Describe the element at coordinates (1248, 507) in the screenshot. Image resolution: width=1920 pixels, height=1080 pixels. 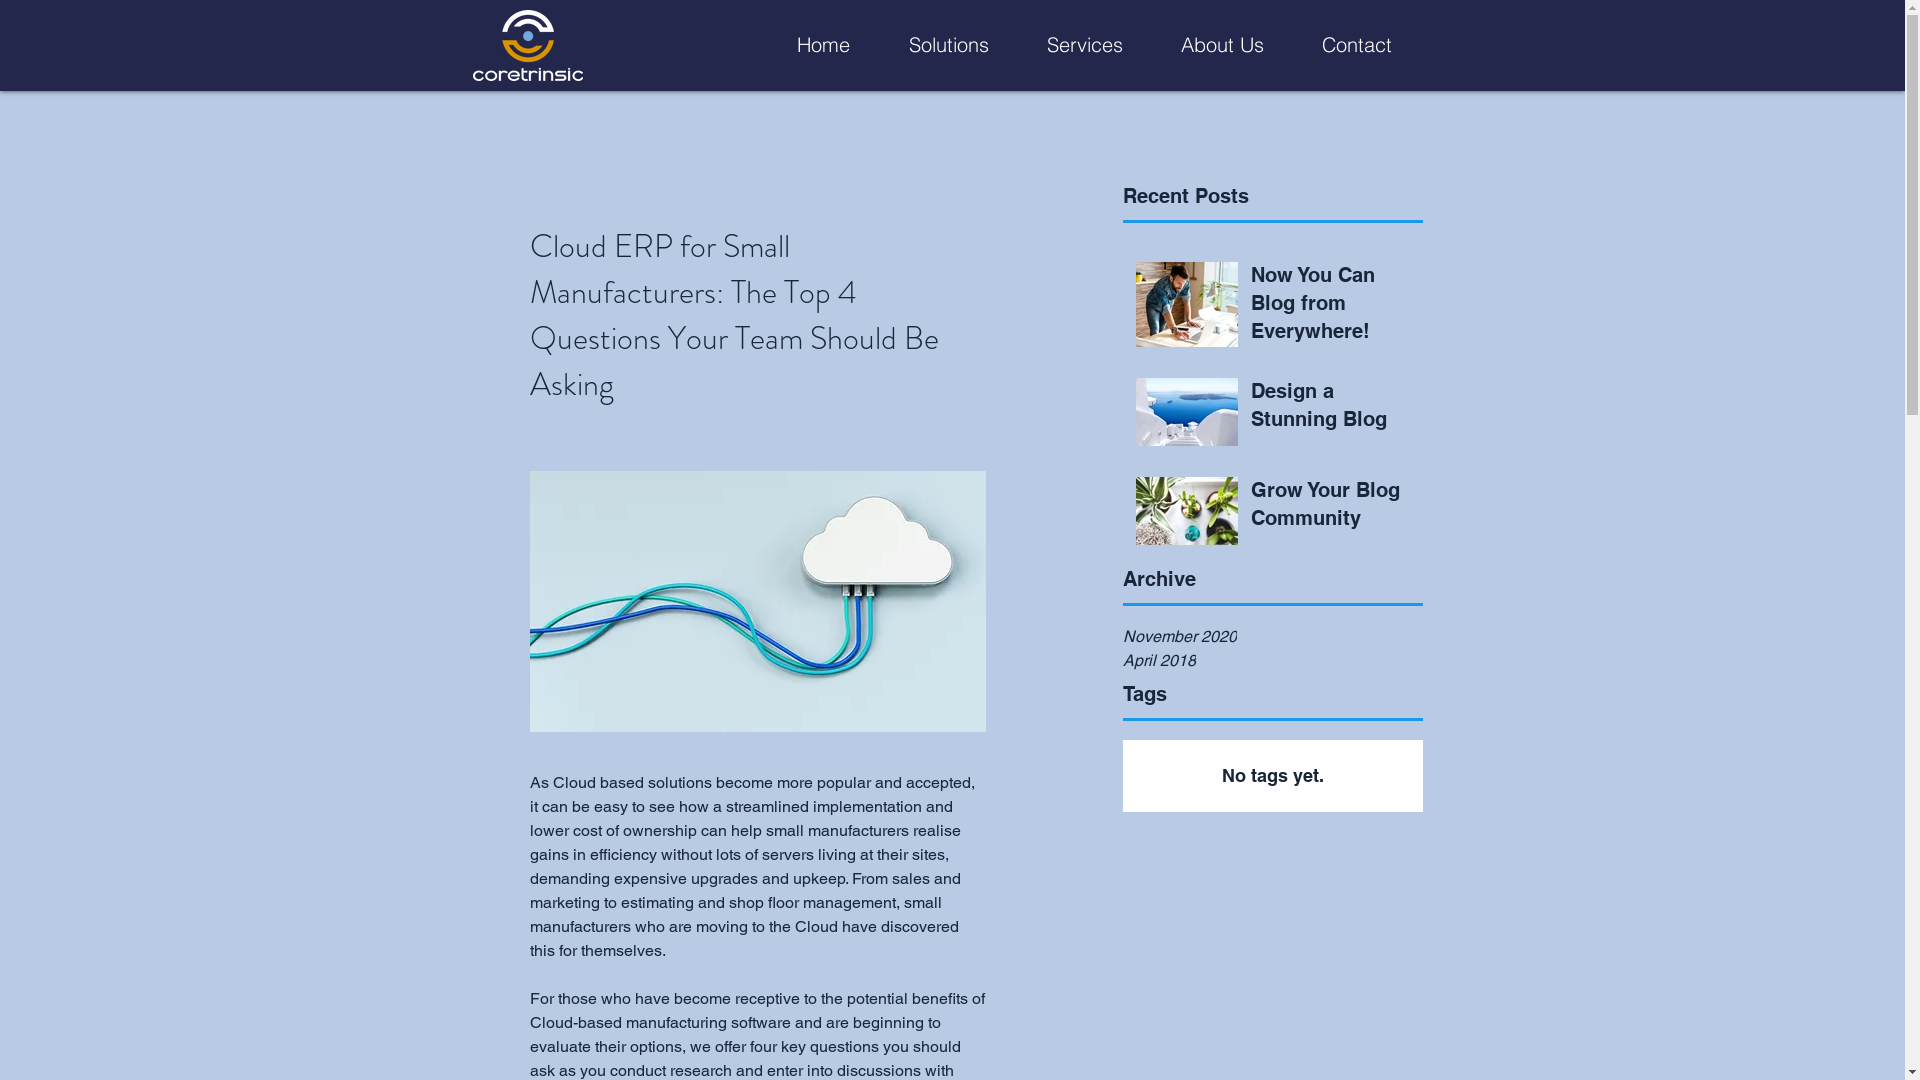
I see `'Grow Your Blog Community'` at that location.